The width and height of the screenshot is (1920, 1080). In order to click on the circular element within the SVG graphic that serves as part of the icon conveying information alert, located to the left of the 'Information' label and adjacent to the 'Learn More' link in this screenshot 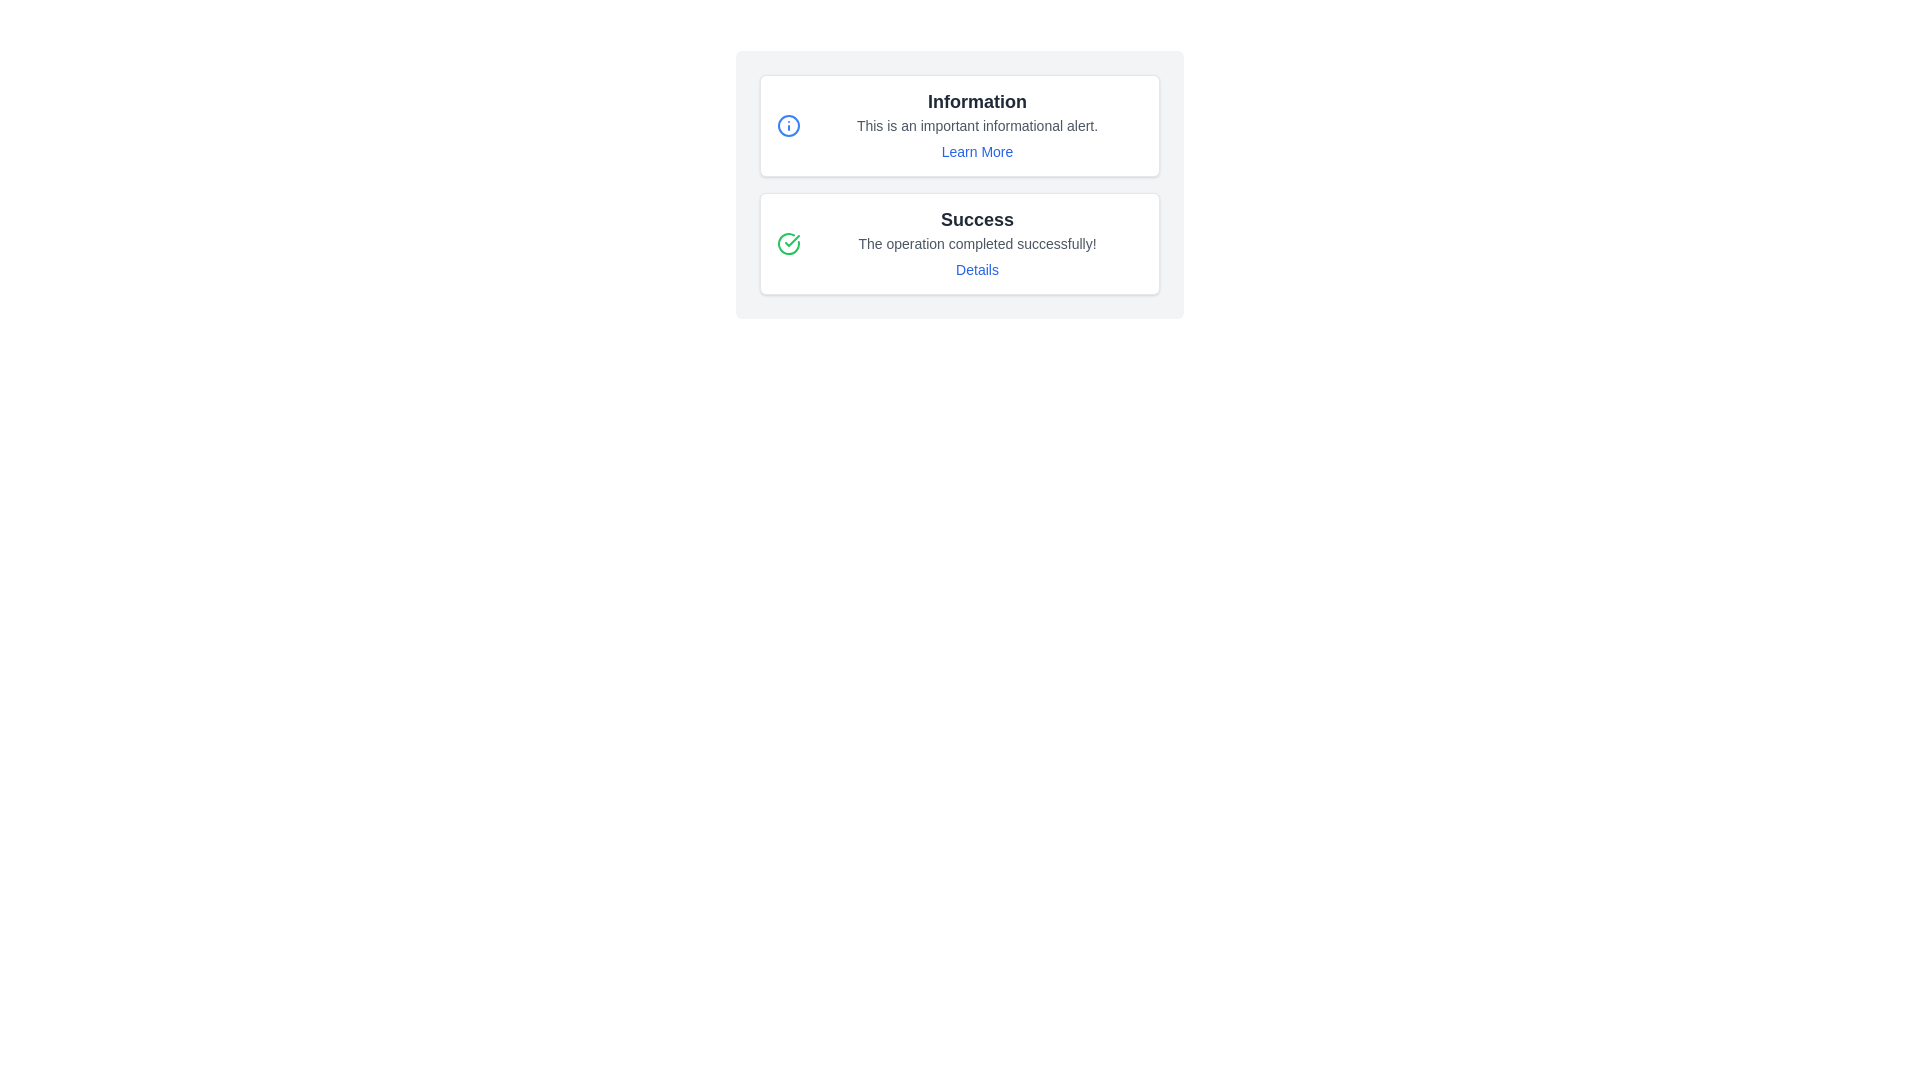, I will do `click(787, 126)`.